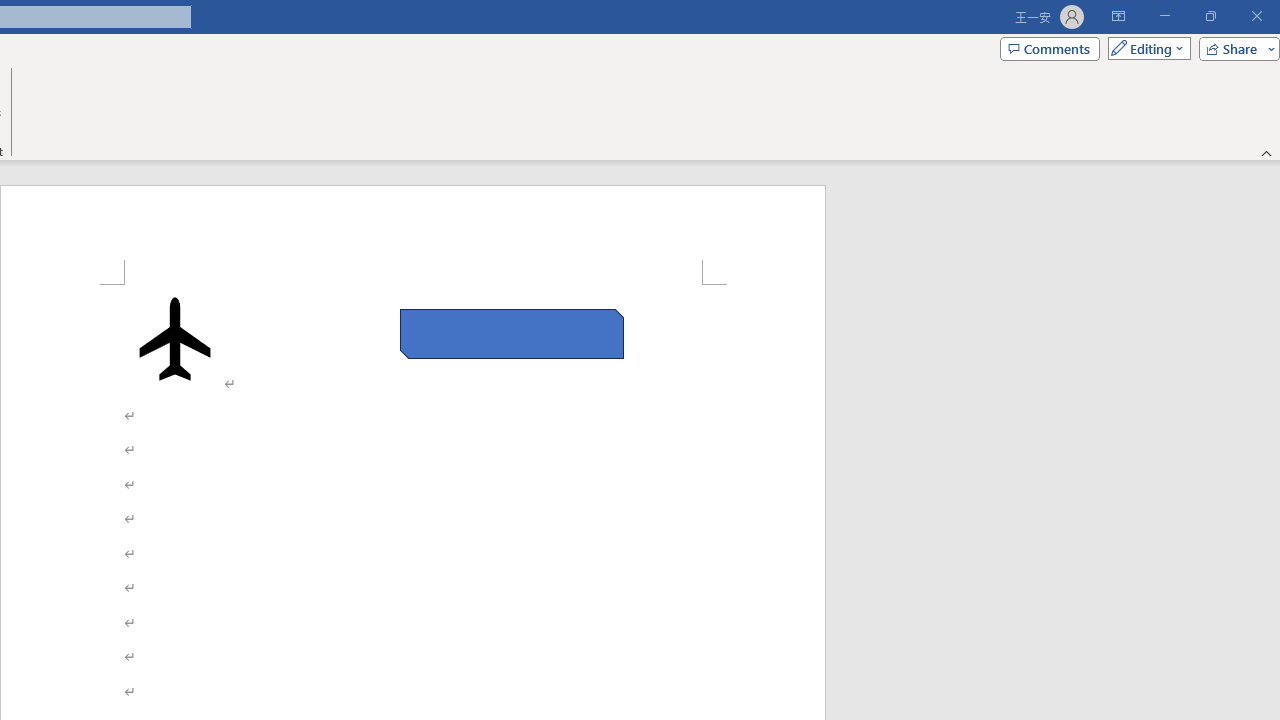 Image resolution: width=1280 pixels, height=720 pixels. Describe the element at coordinates (175, 337) in the screenshot. I see `'Airplane with solid fill'` at that location.